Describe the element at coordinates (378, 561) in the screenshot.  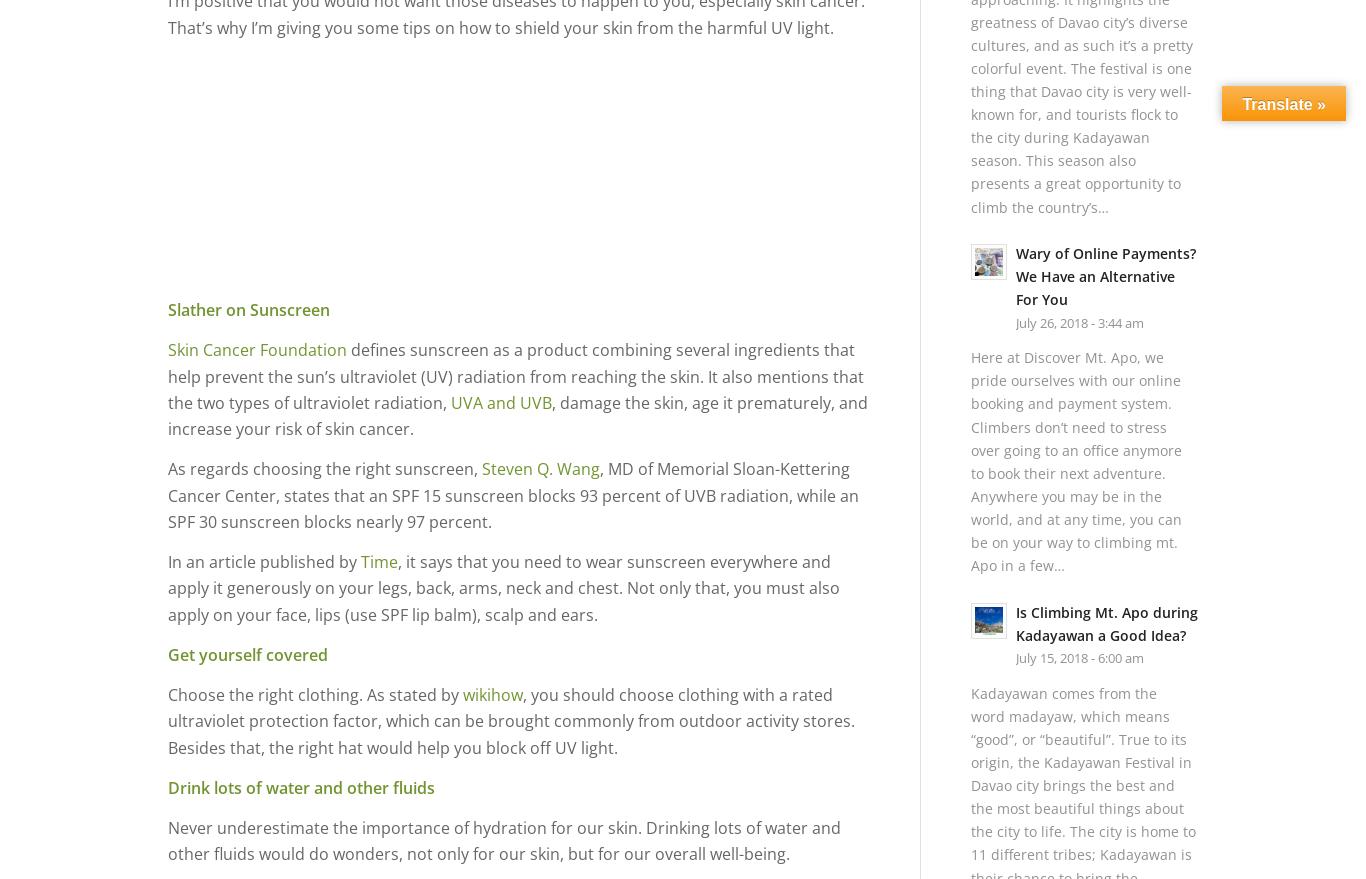
I see `'Time'` at that location.